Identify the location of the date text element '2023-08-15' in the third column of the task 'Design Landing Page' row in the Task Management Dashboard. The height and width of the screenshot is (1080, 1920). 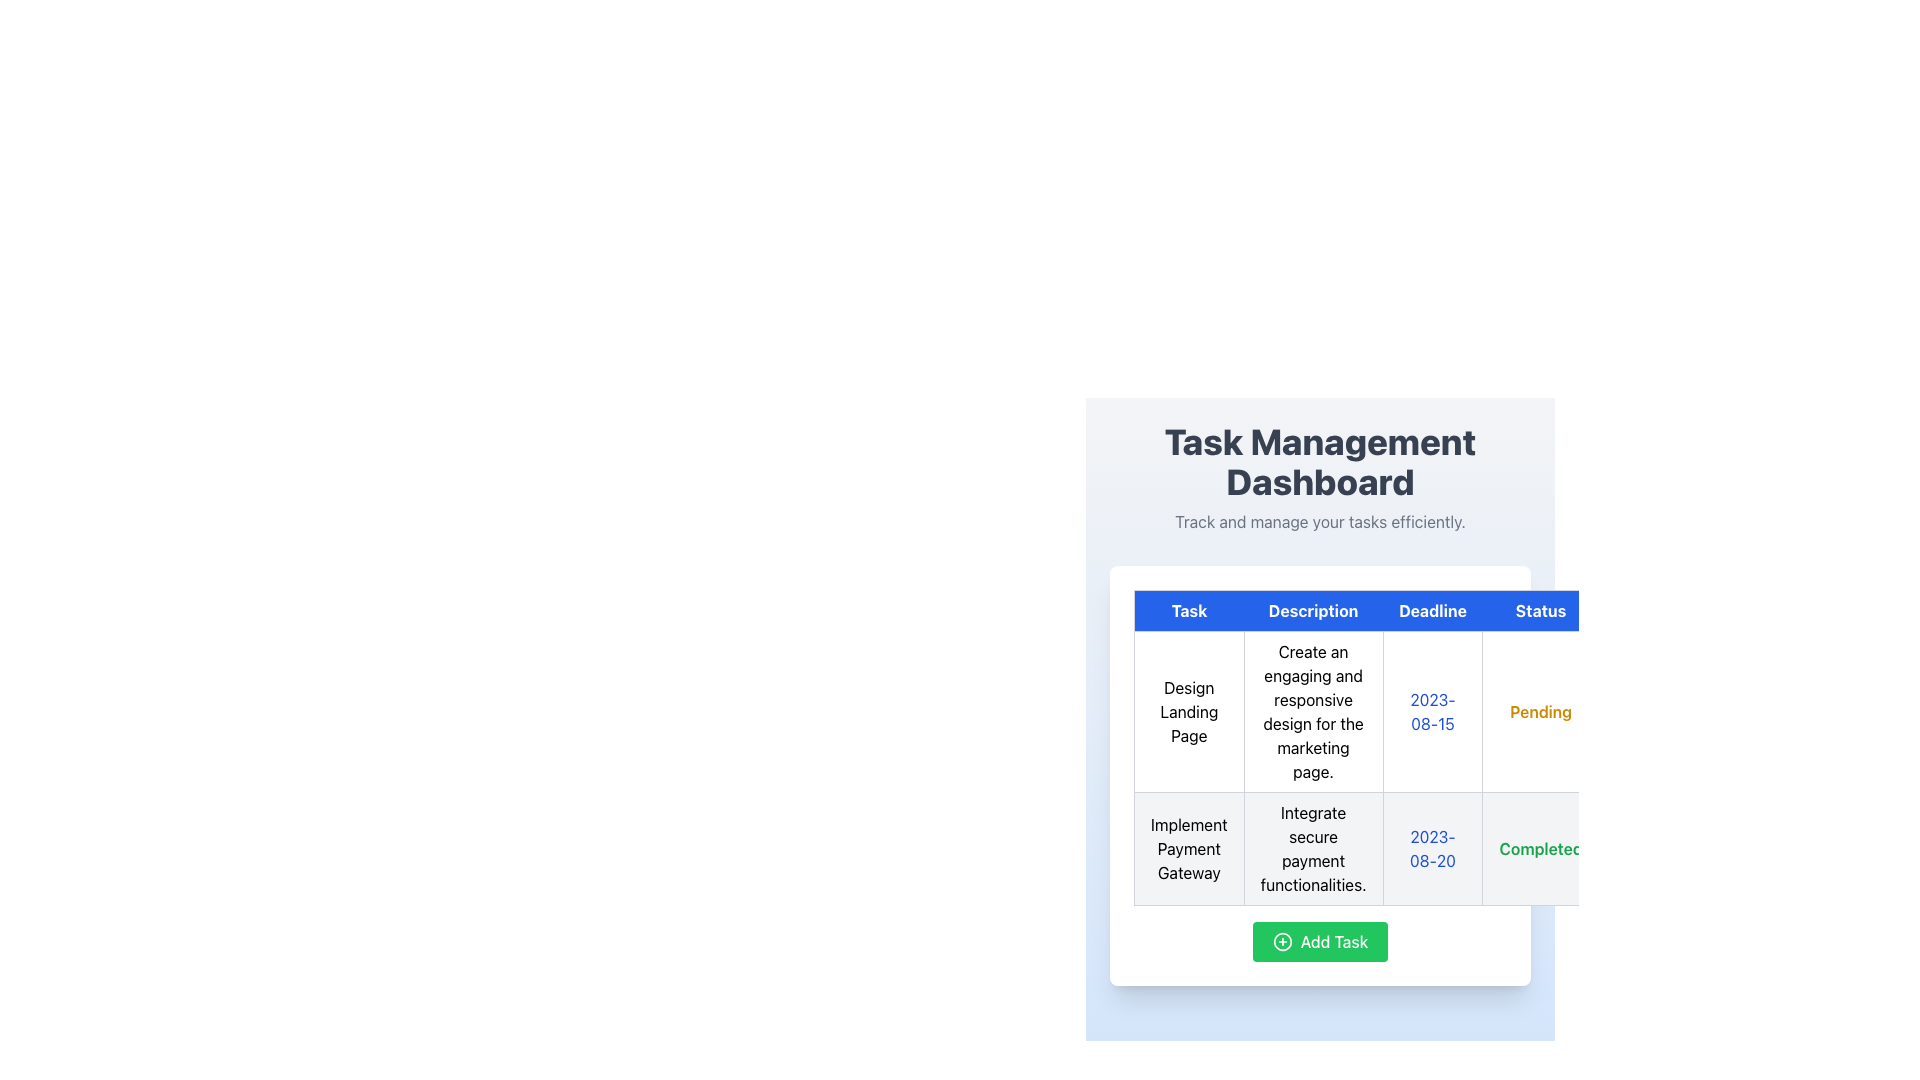
(1411, 711).